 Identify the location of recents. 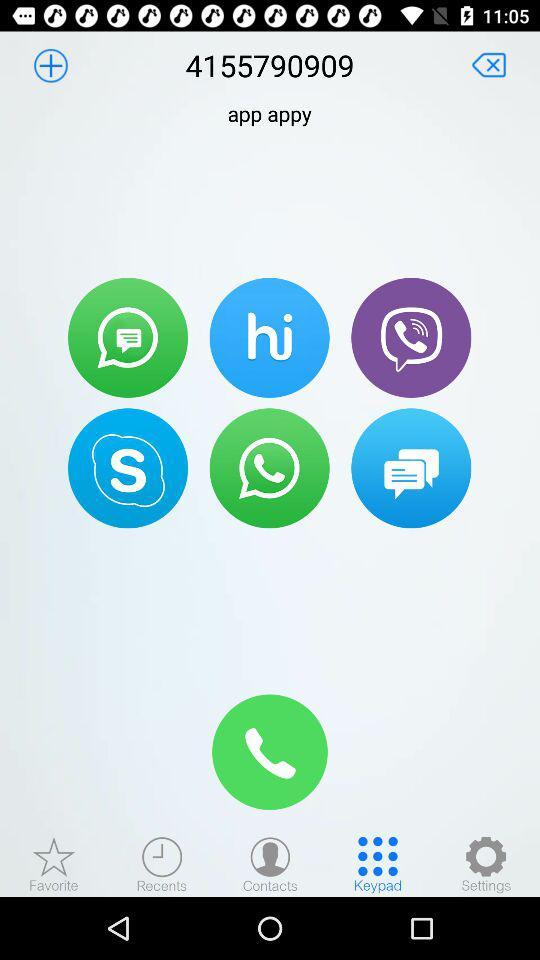
(161, 863).